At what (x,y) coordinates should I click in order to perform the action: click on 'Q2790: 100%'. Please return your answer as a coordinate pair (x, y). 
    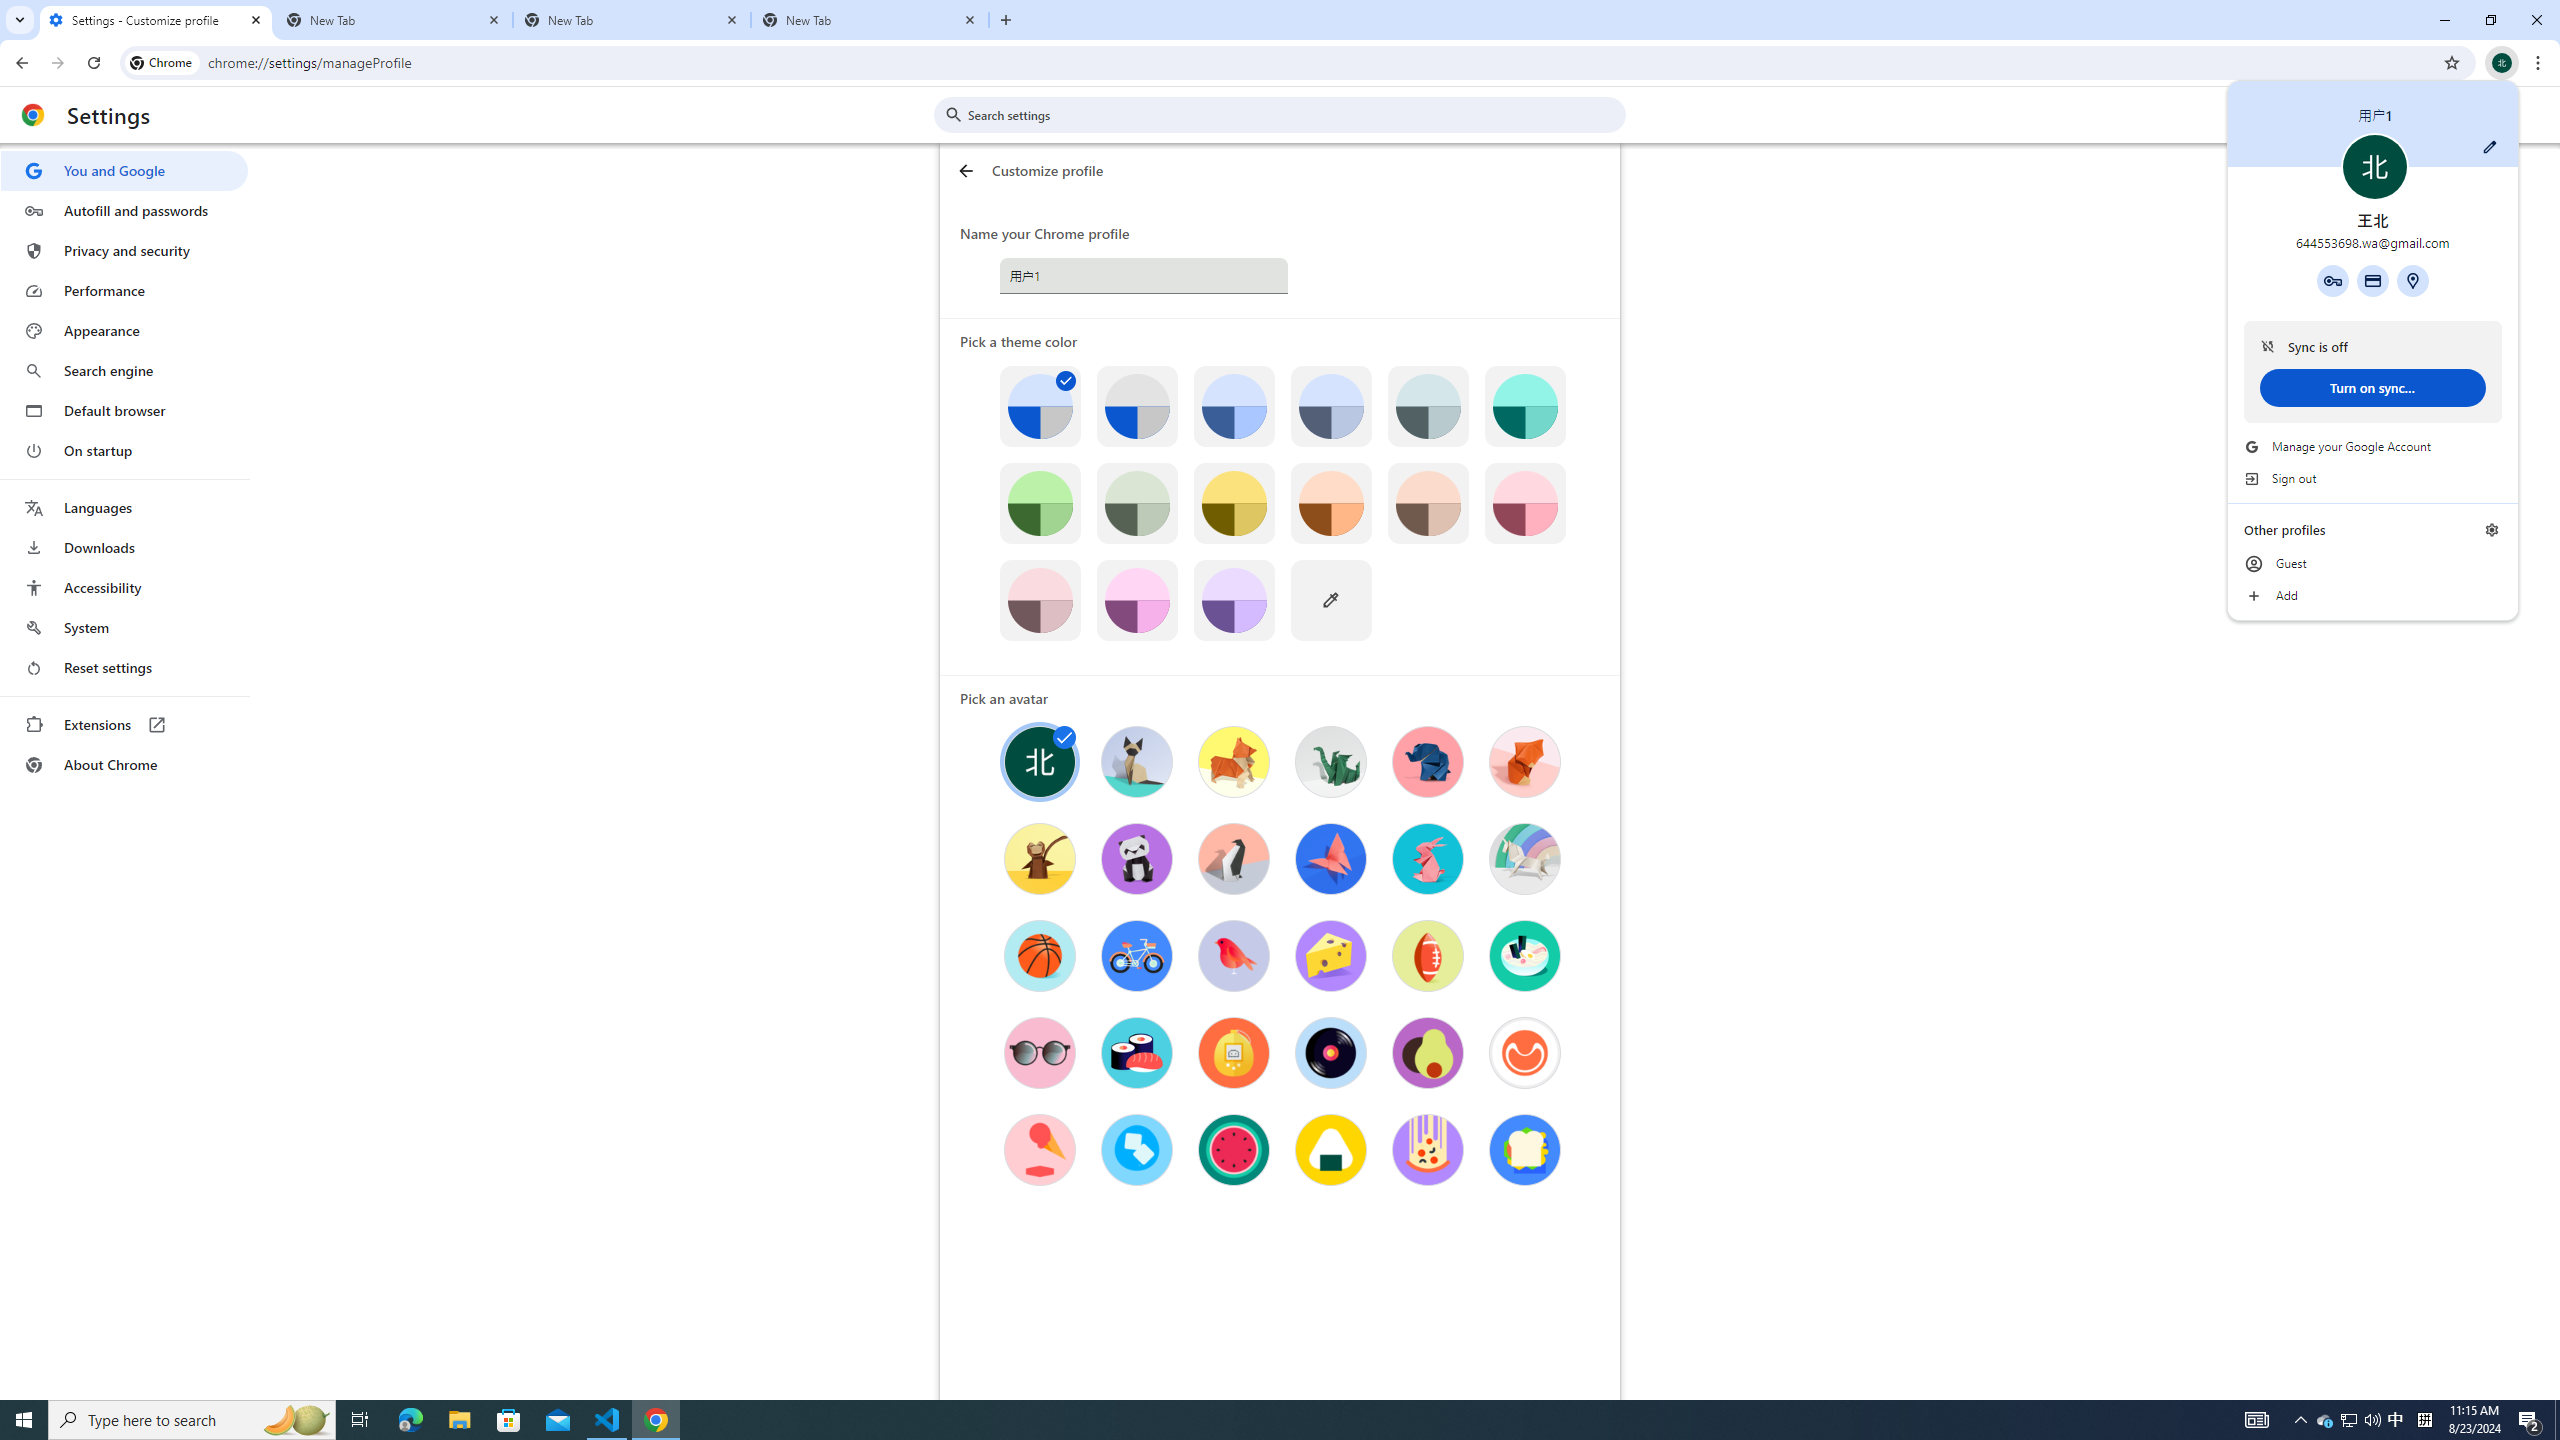
    Looking at the image, I should click on (2372, 1418).